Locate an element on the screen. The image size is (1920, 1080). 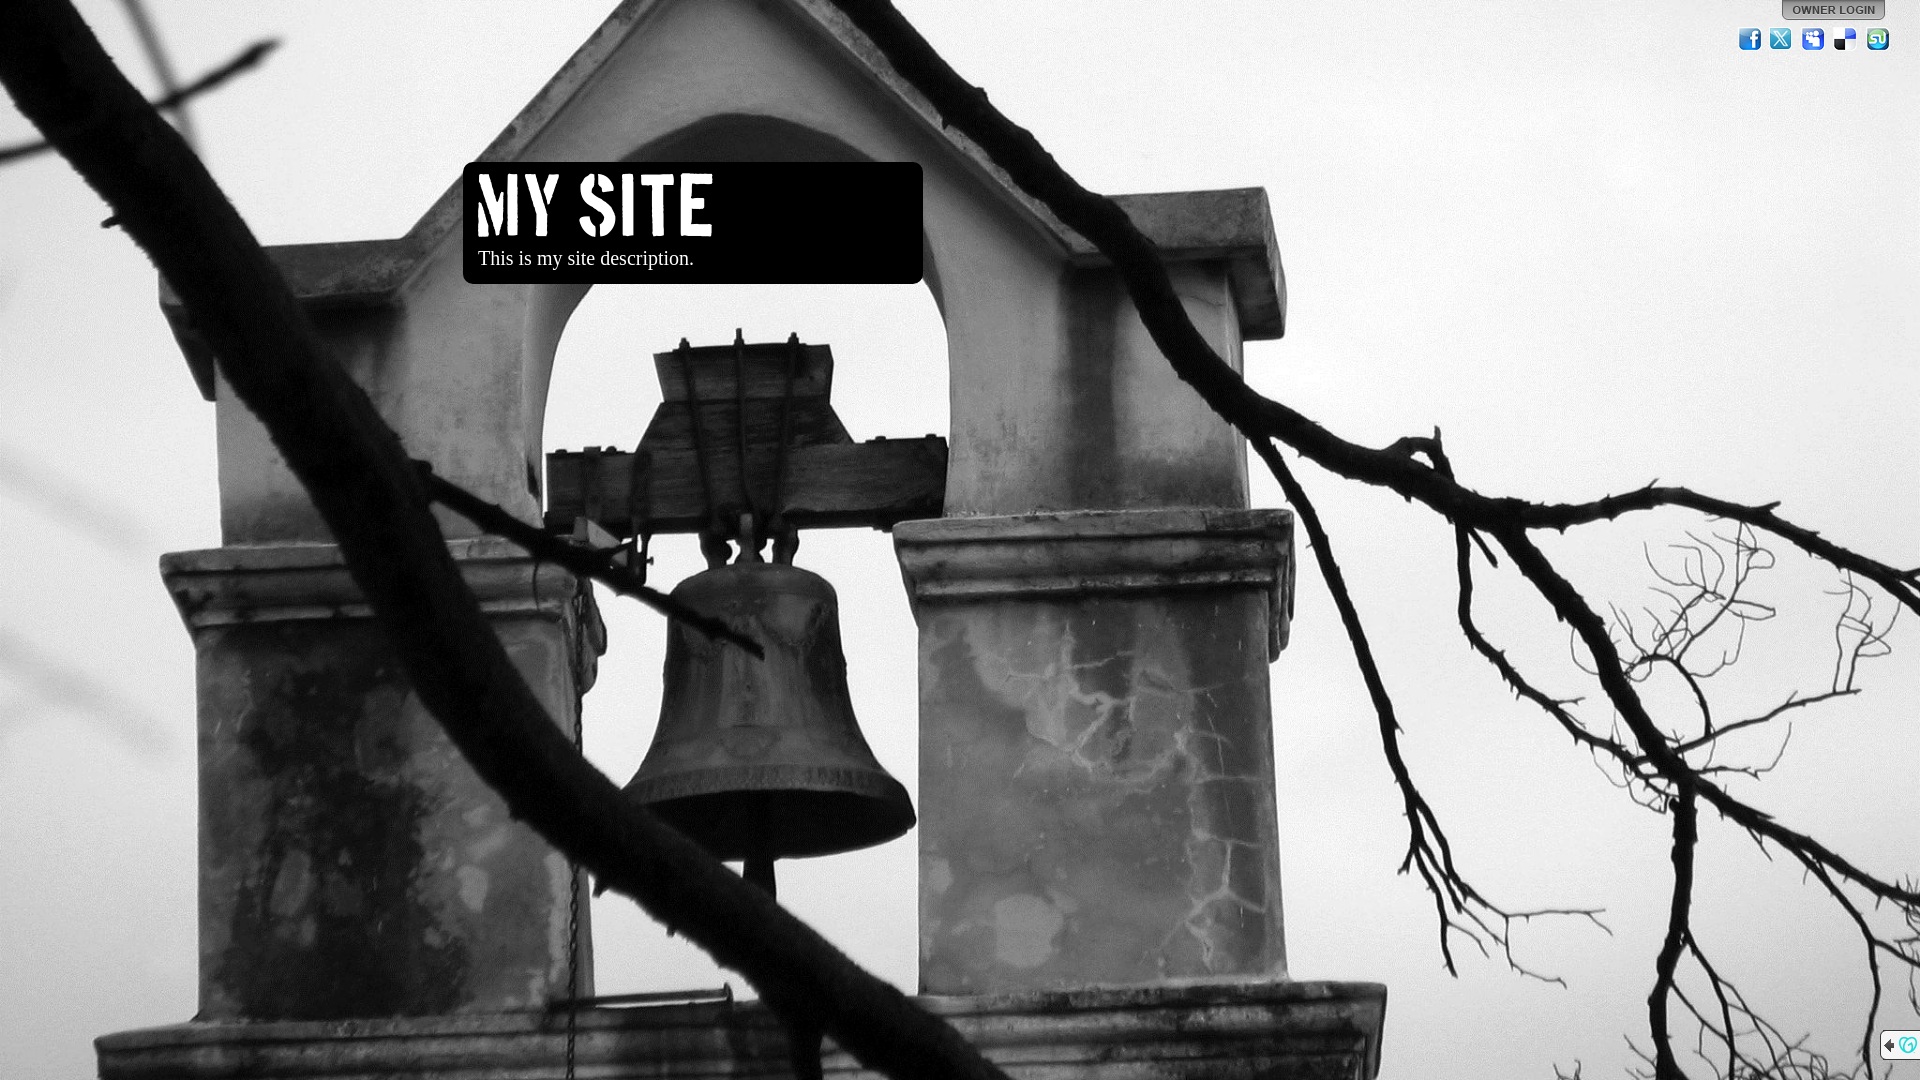
'Facebook' is located at coordinates (1749, 38).